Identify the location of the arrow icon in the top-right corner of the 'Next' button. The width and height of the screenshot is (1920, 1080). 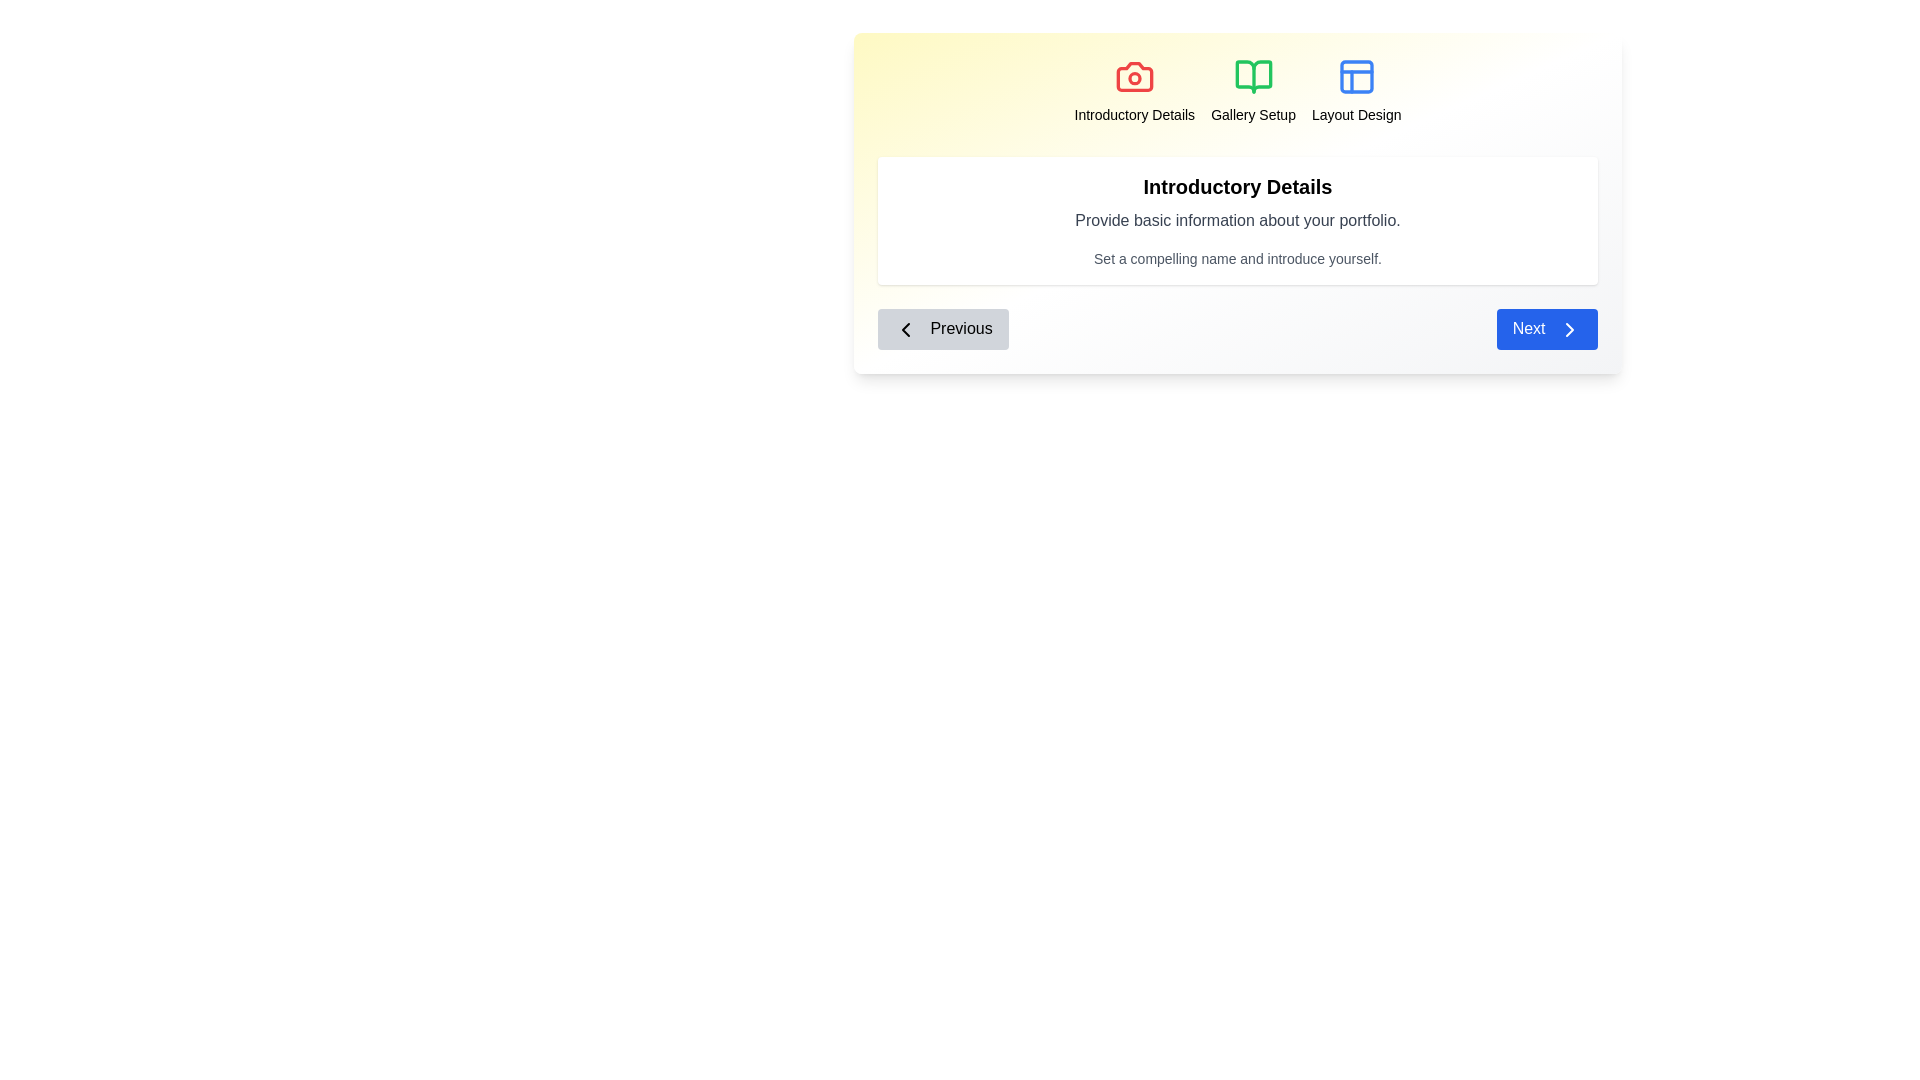
(1568, 327).